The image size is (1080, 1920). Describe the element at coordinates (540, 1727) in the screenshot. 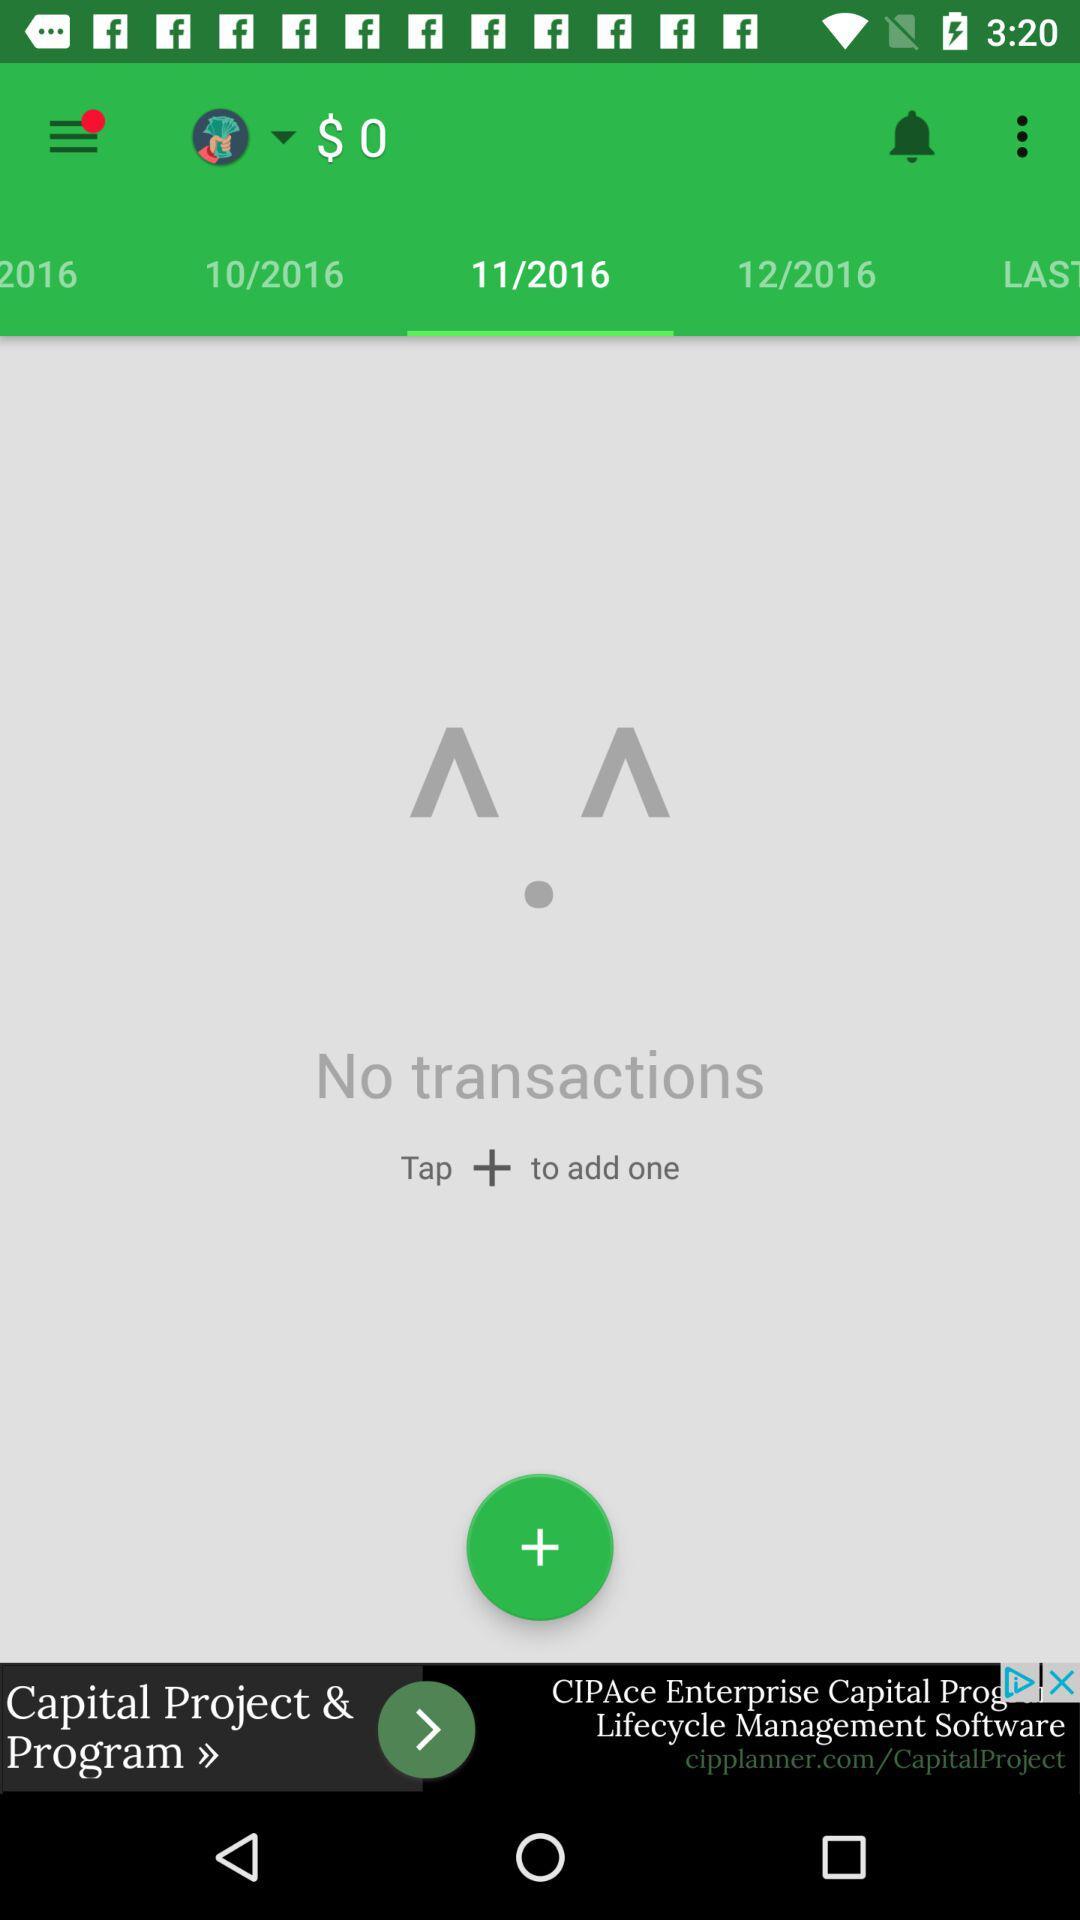

I see `advertisement link` at that location.